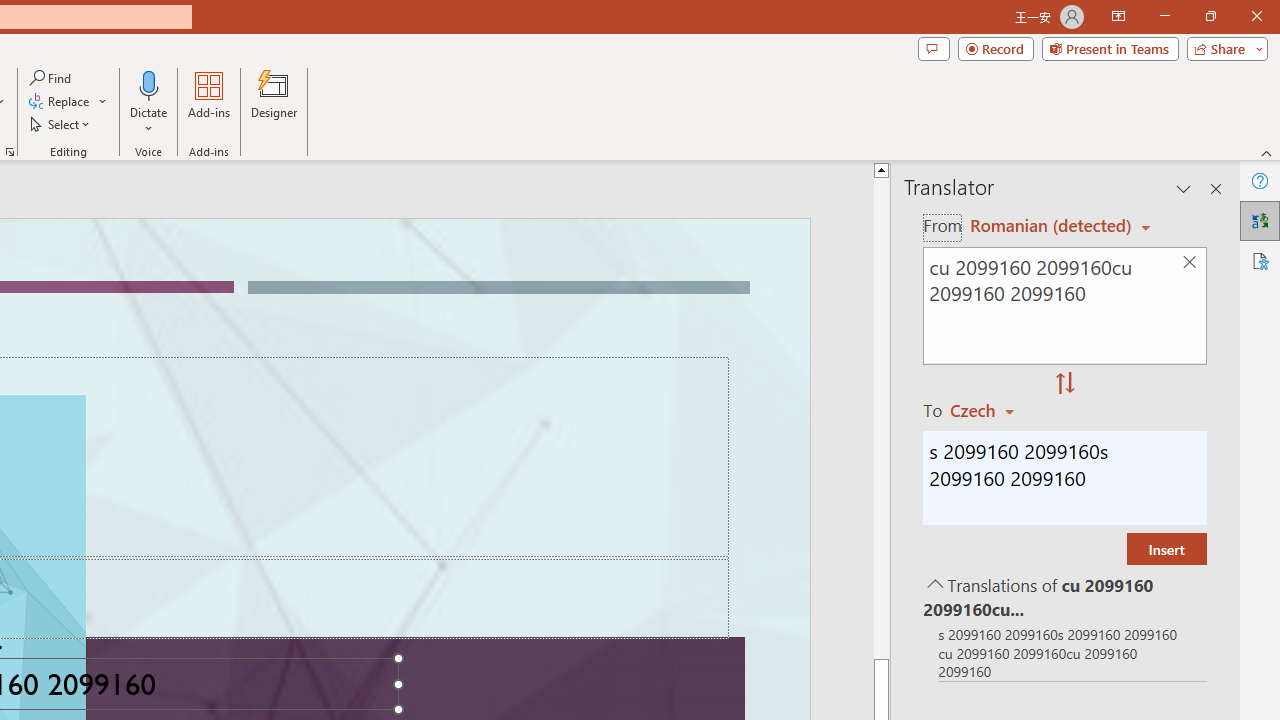 This screenshot has height=720, width=1280. I want to click on 'Translations of cu 2099160 2099160cu 2099160 2099160', so click(1063, 595).